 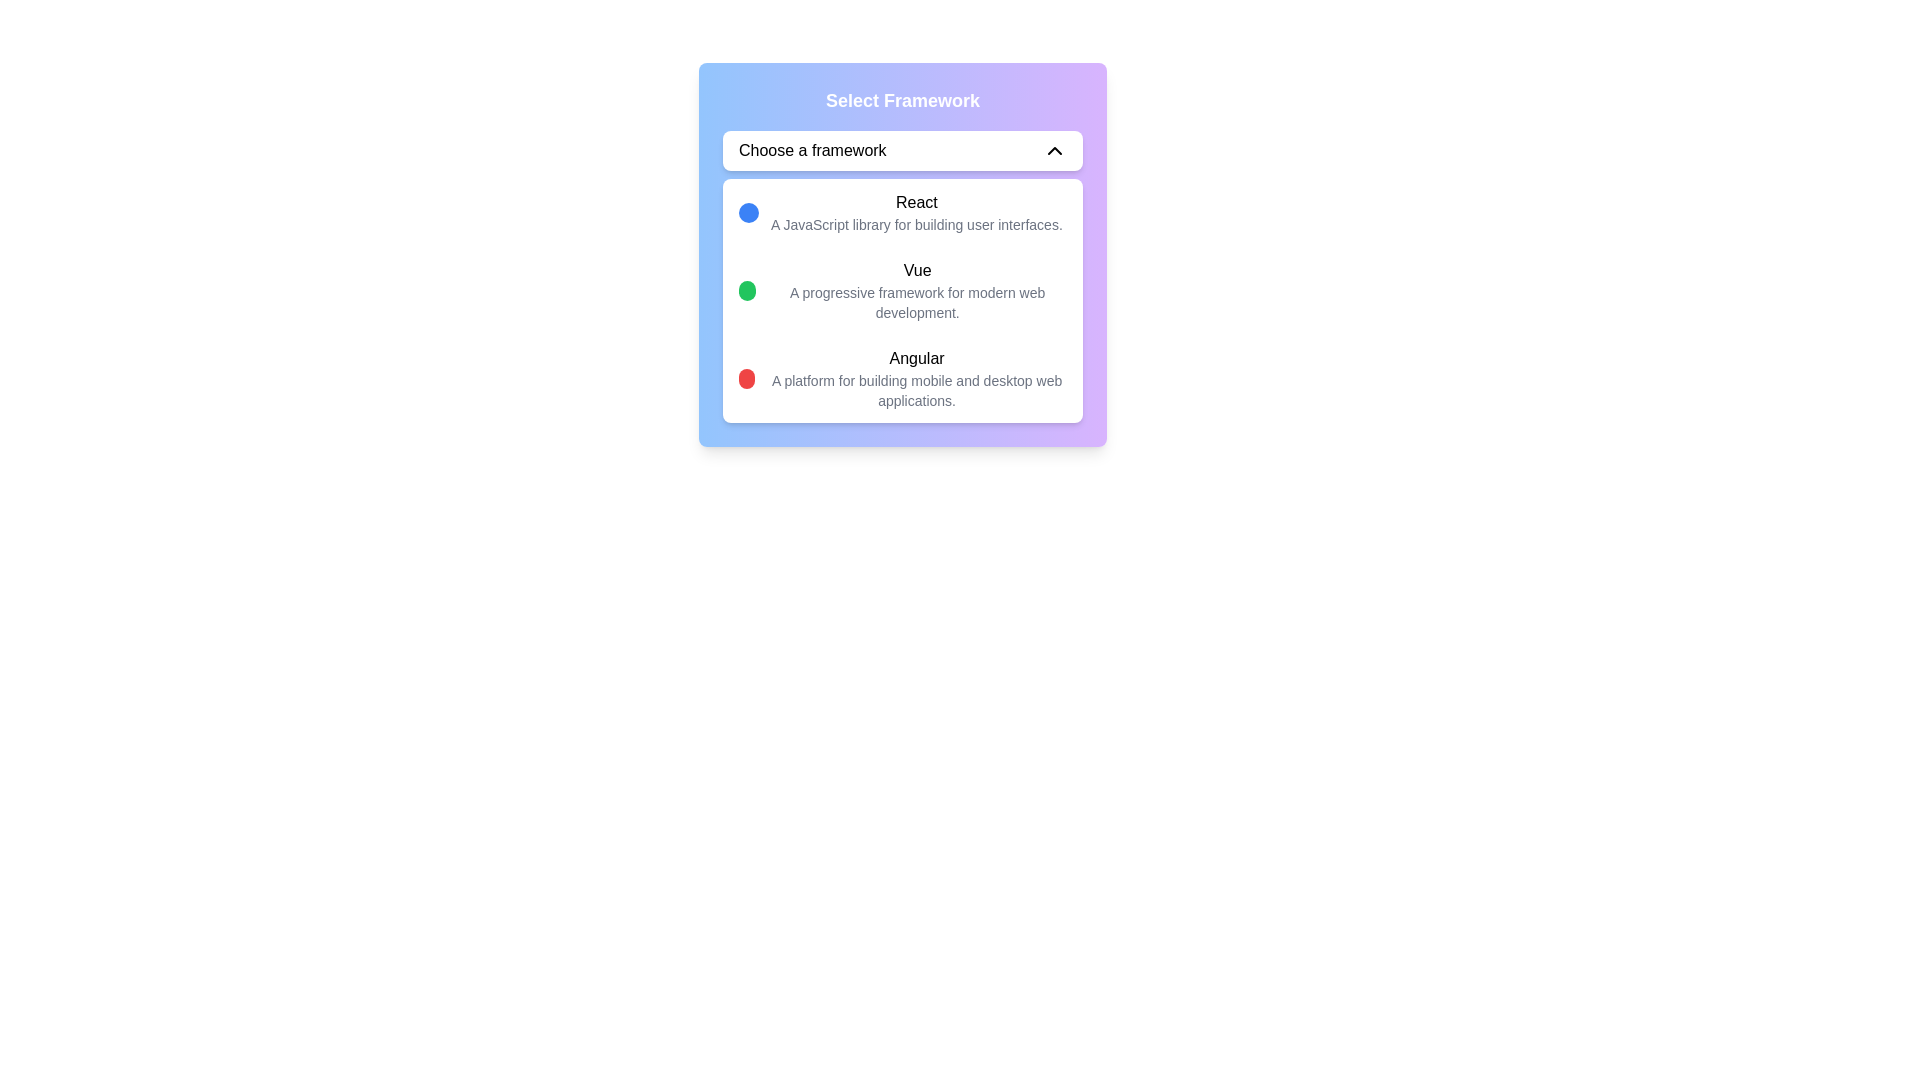 I want to click on the TextBlock displaying the title 'React' and subtitle 'A JavaScript library for building user interfaces.' located in the selection interface titled 'Select Framework', so click(x=915, y=212).